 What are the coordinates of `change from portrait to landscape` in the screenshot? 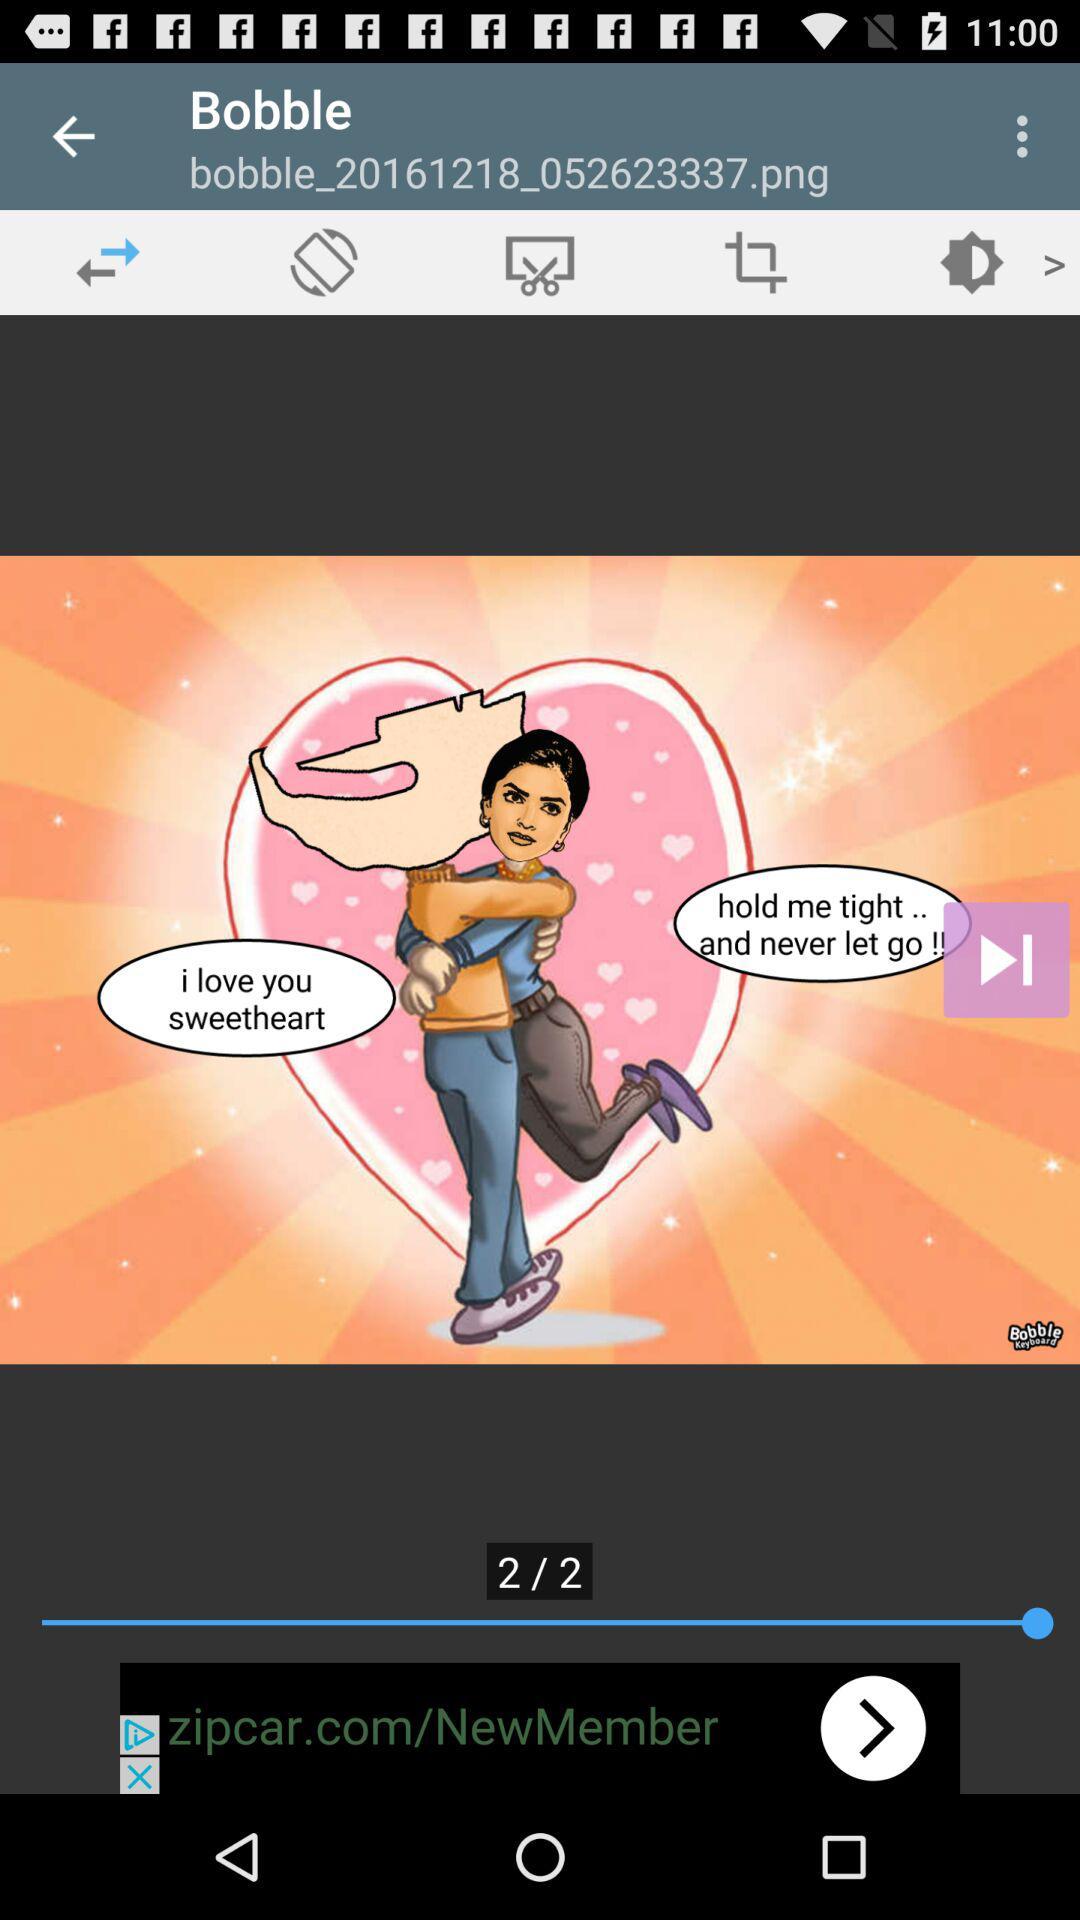 It's located at (323, 261).